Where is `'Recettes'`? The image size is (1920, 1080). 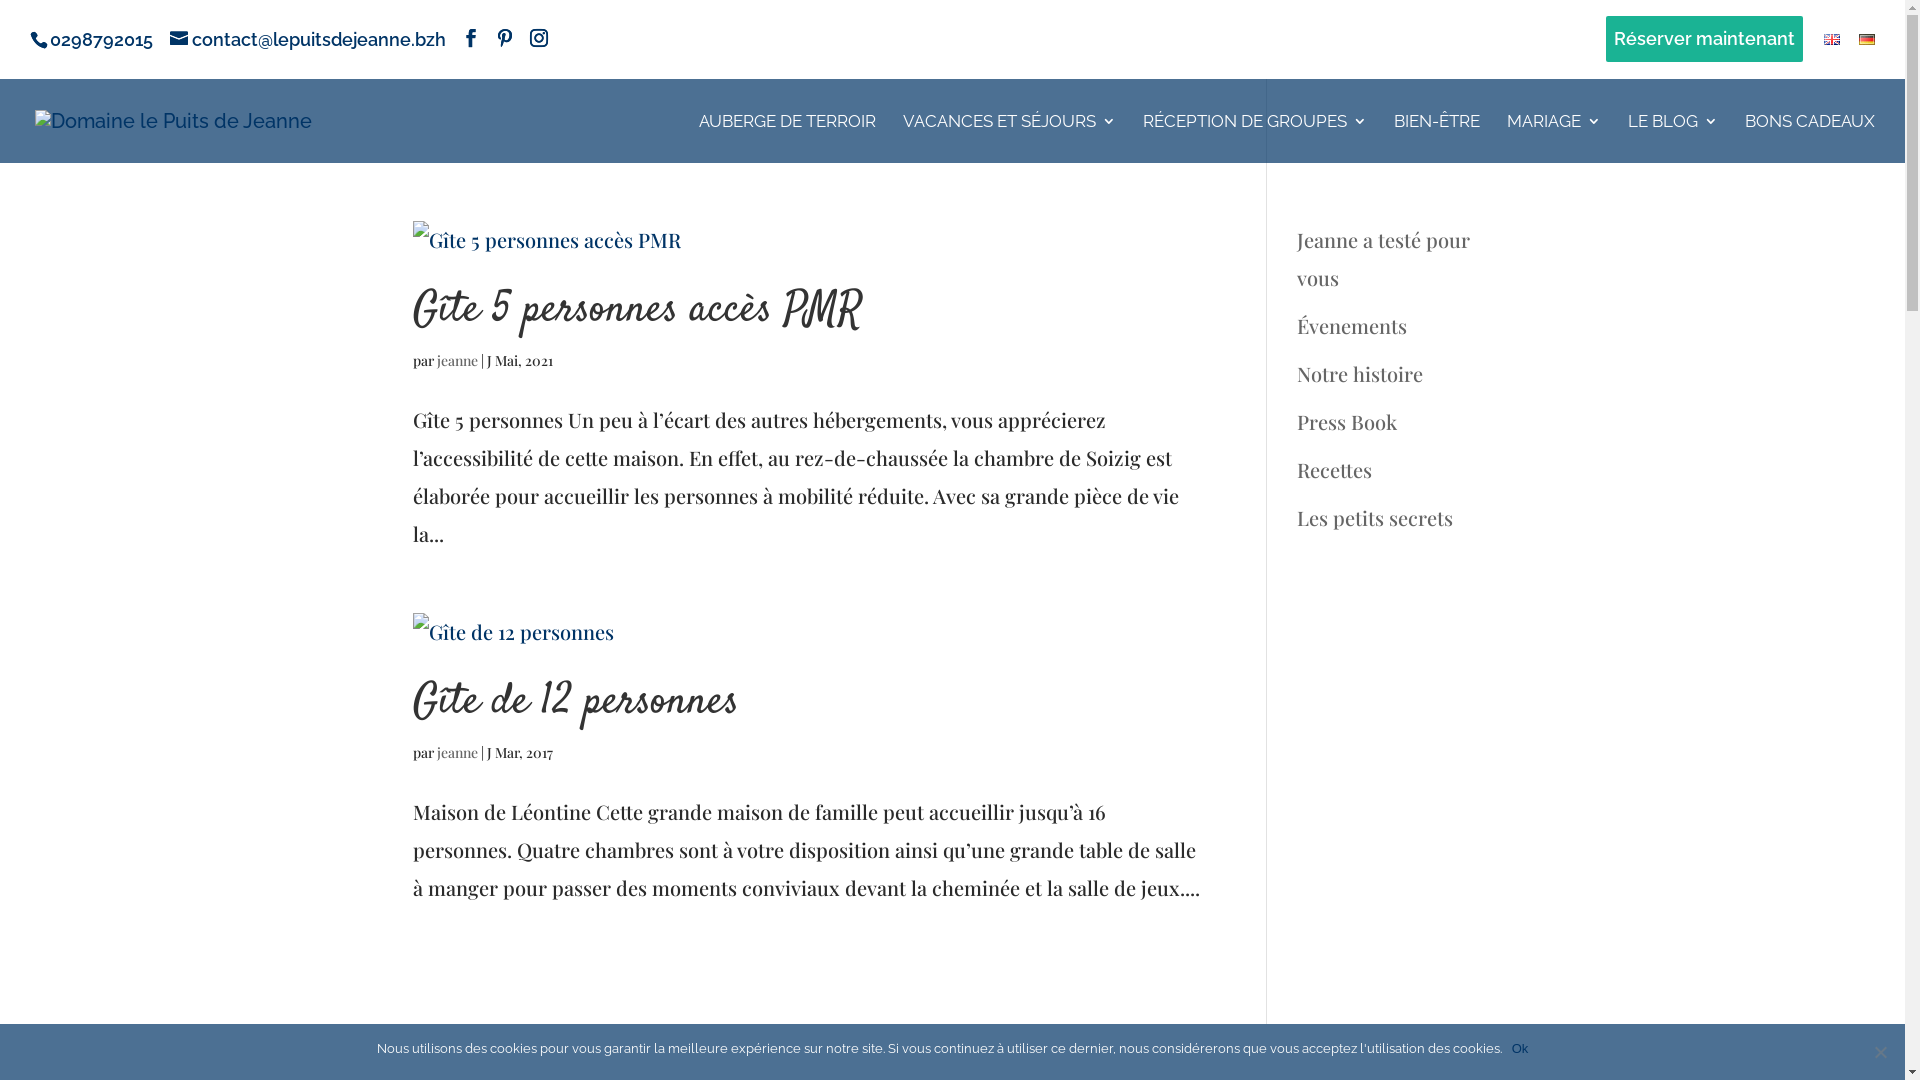
'Recettes' is located at coordinates (1334, 469).